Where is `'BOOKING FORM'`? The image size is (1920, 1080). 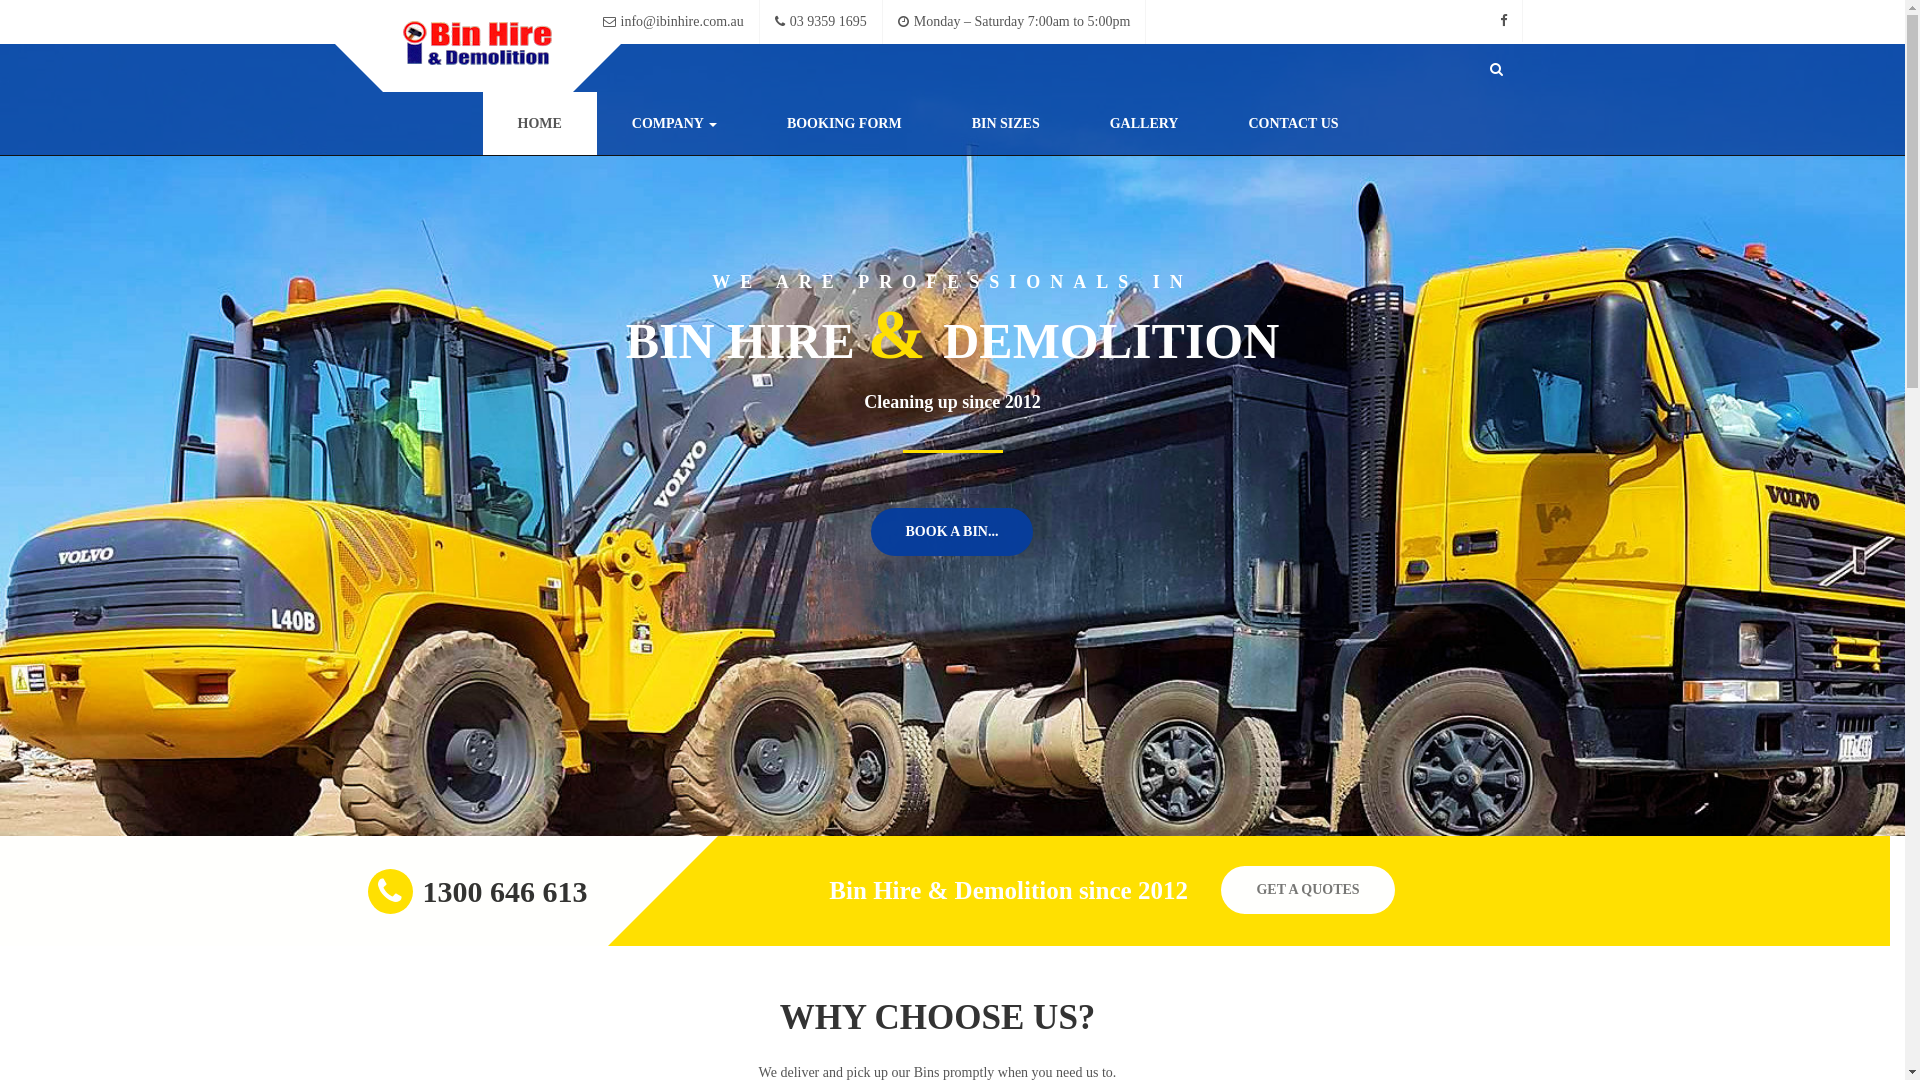 'BOOKING FORM' is located at coordinates (844, 123).